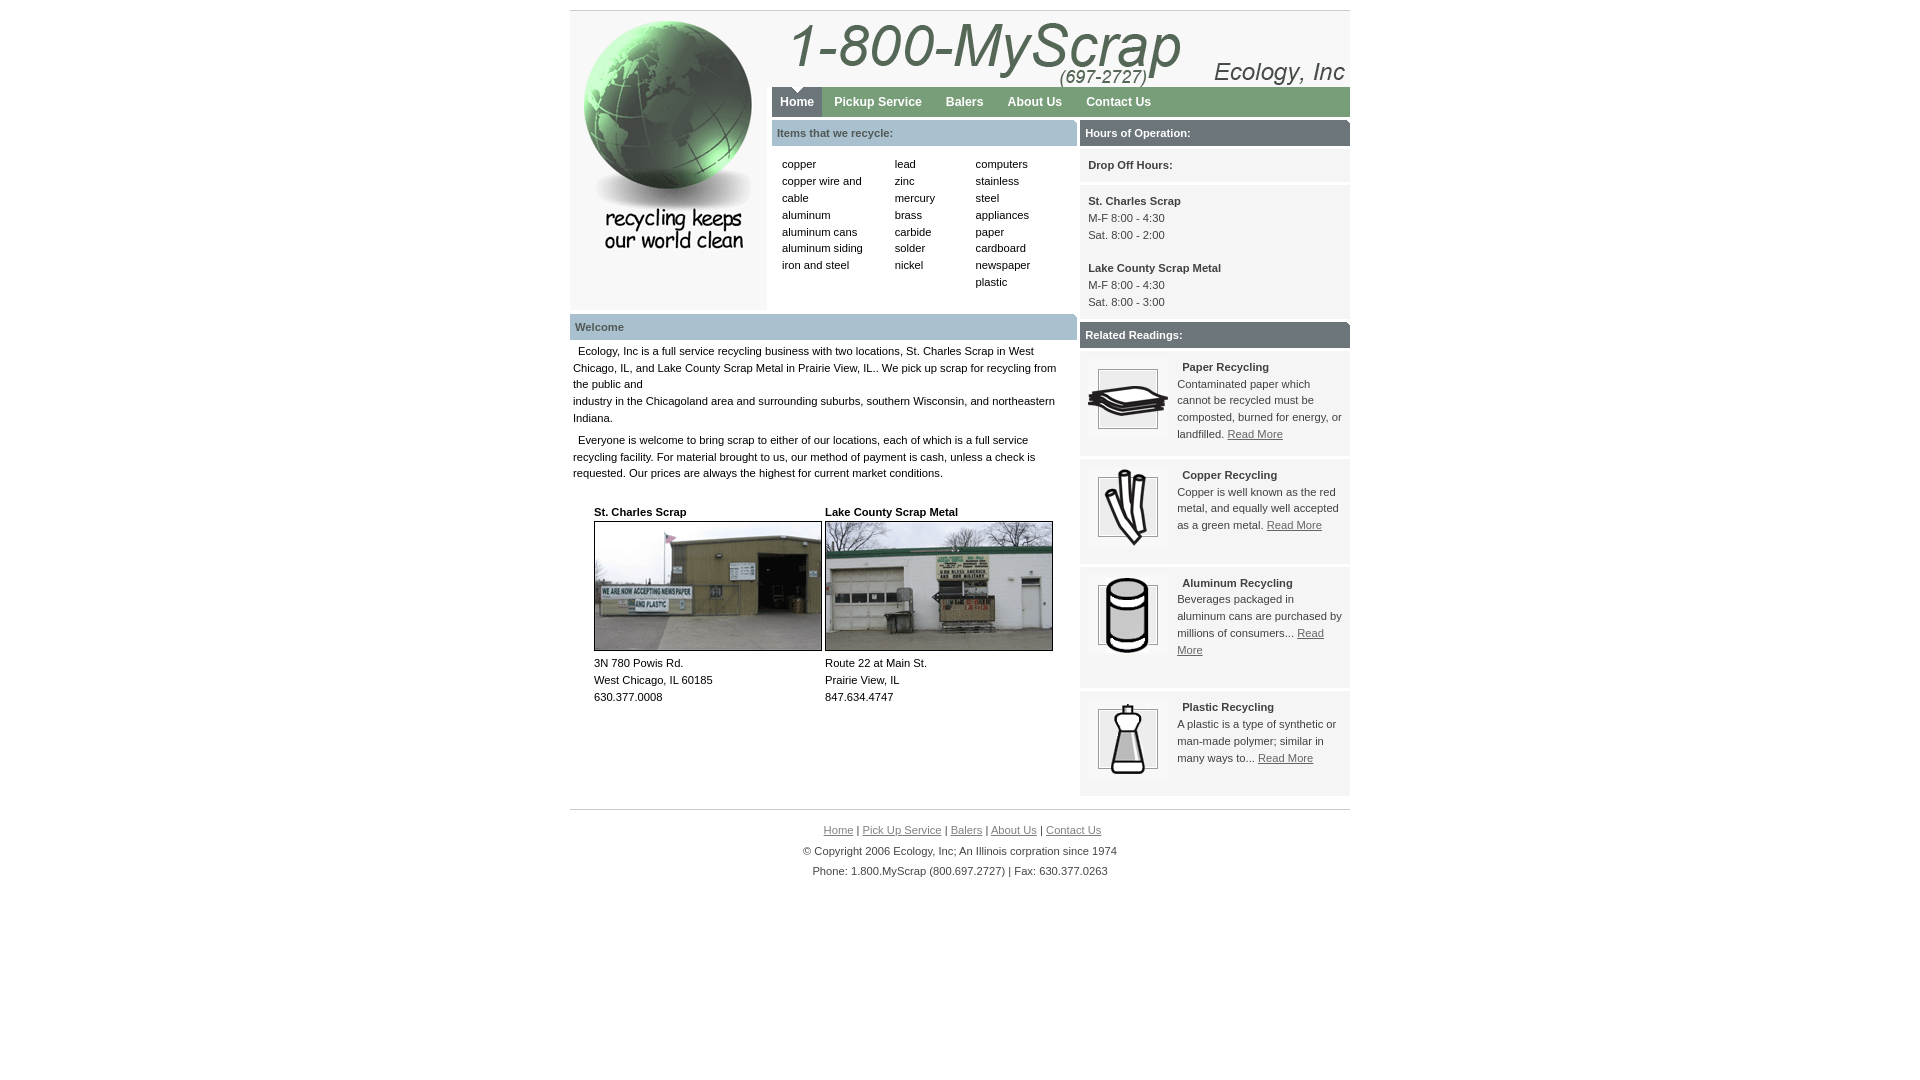 The height and width of the screenshot is (1080, 1920). What do you see at coordinates (878, 101) in the screenshot?
I see `'Pickup Service'` at bounding box center [878, 101].